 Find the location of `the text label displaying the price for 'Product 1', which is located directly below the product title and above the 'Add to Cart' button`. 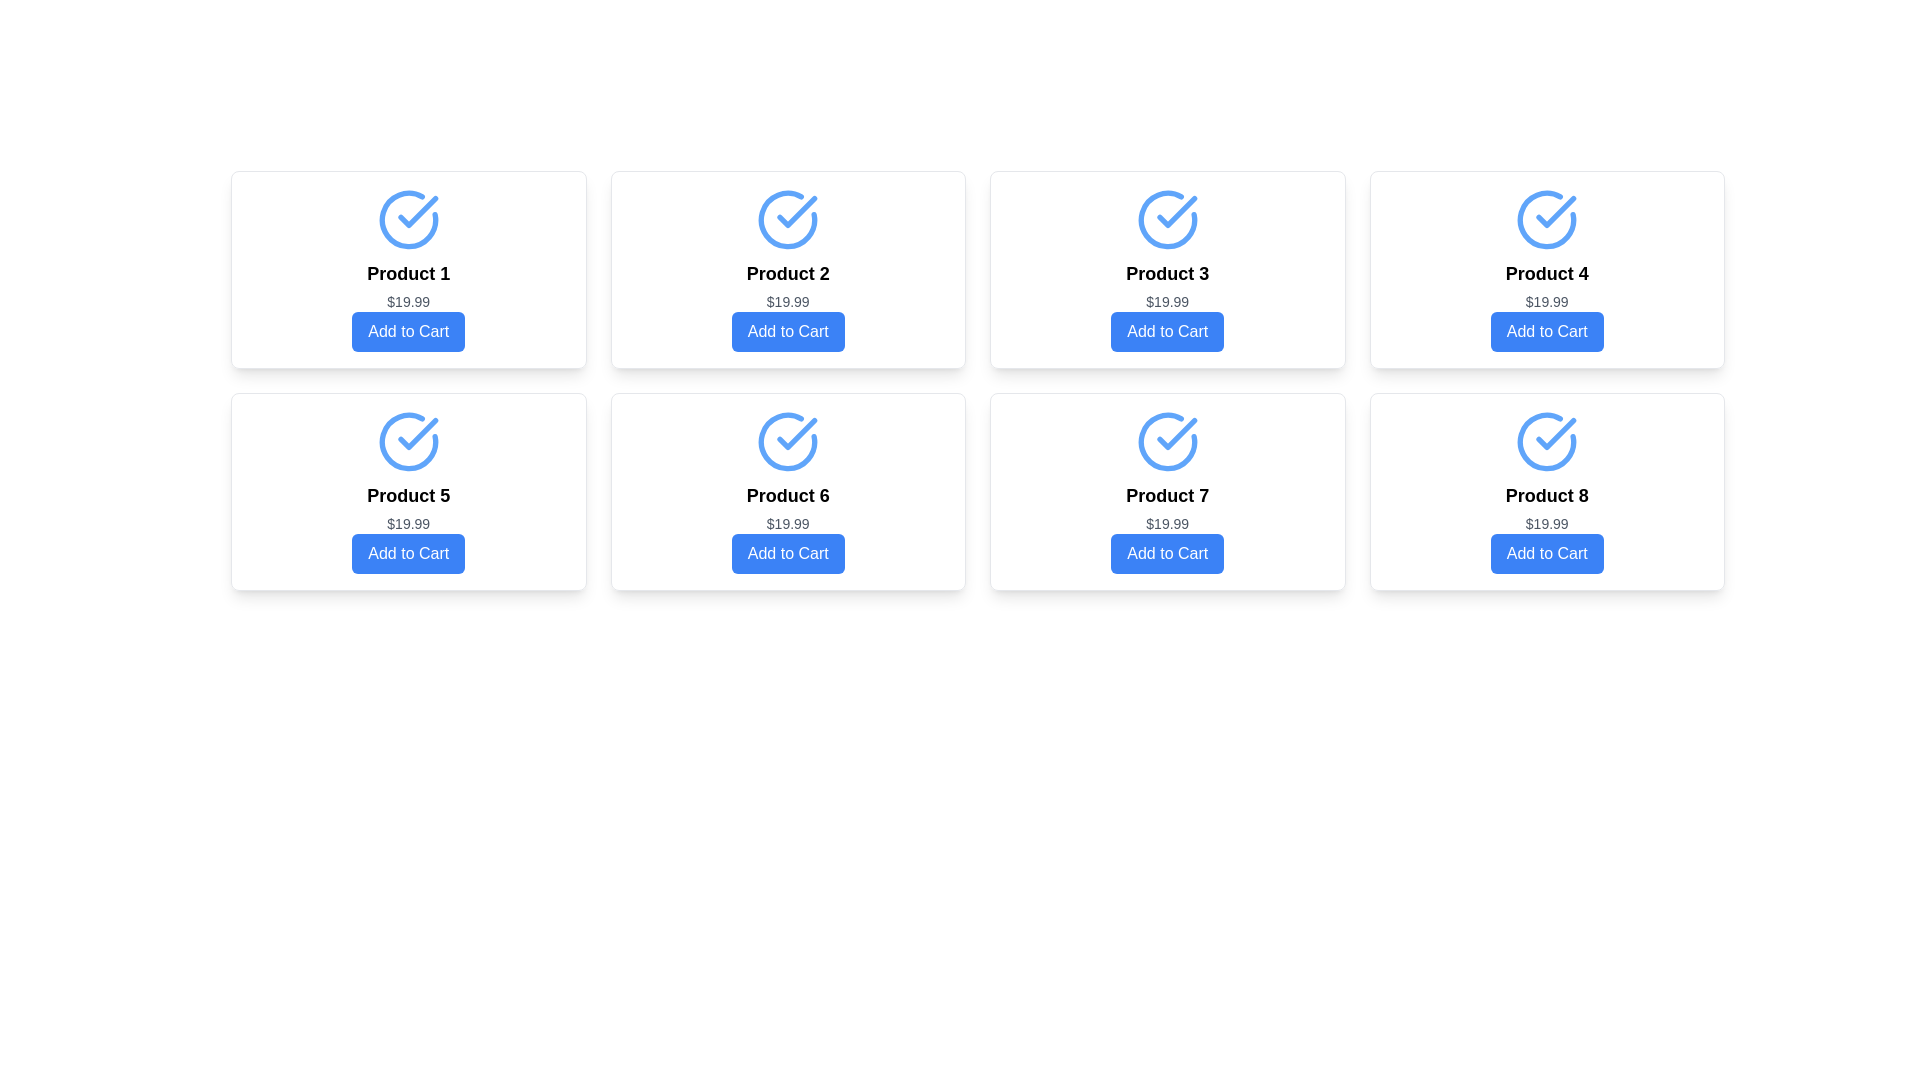

the text label displaying the price for 'Product 1', which is located directly below the product title and above the 'Add to Cart' button is located at coordinates (407, 301).